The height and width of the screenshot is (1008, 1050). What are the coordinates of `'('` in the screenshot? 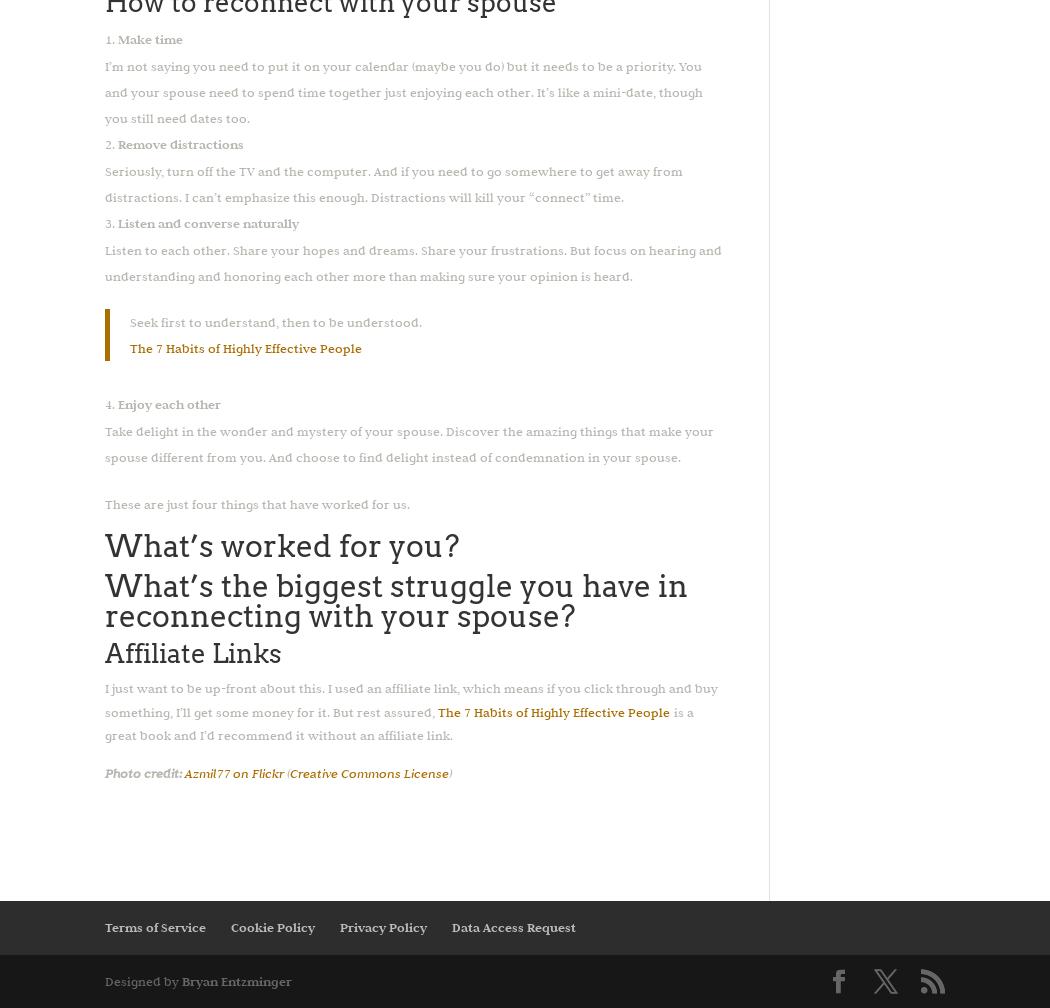 It's located at (285, 773).